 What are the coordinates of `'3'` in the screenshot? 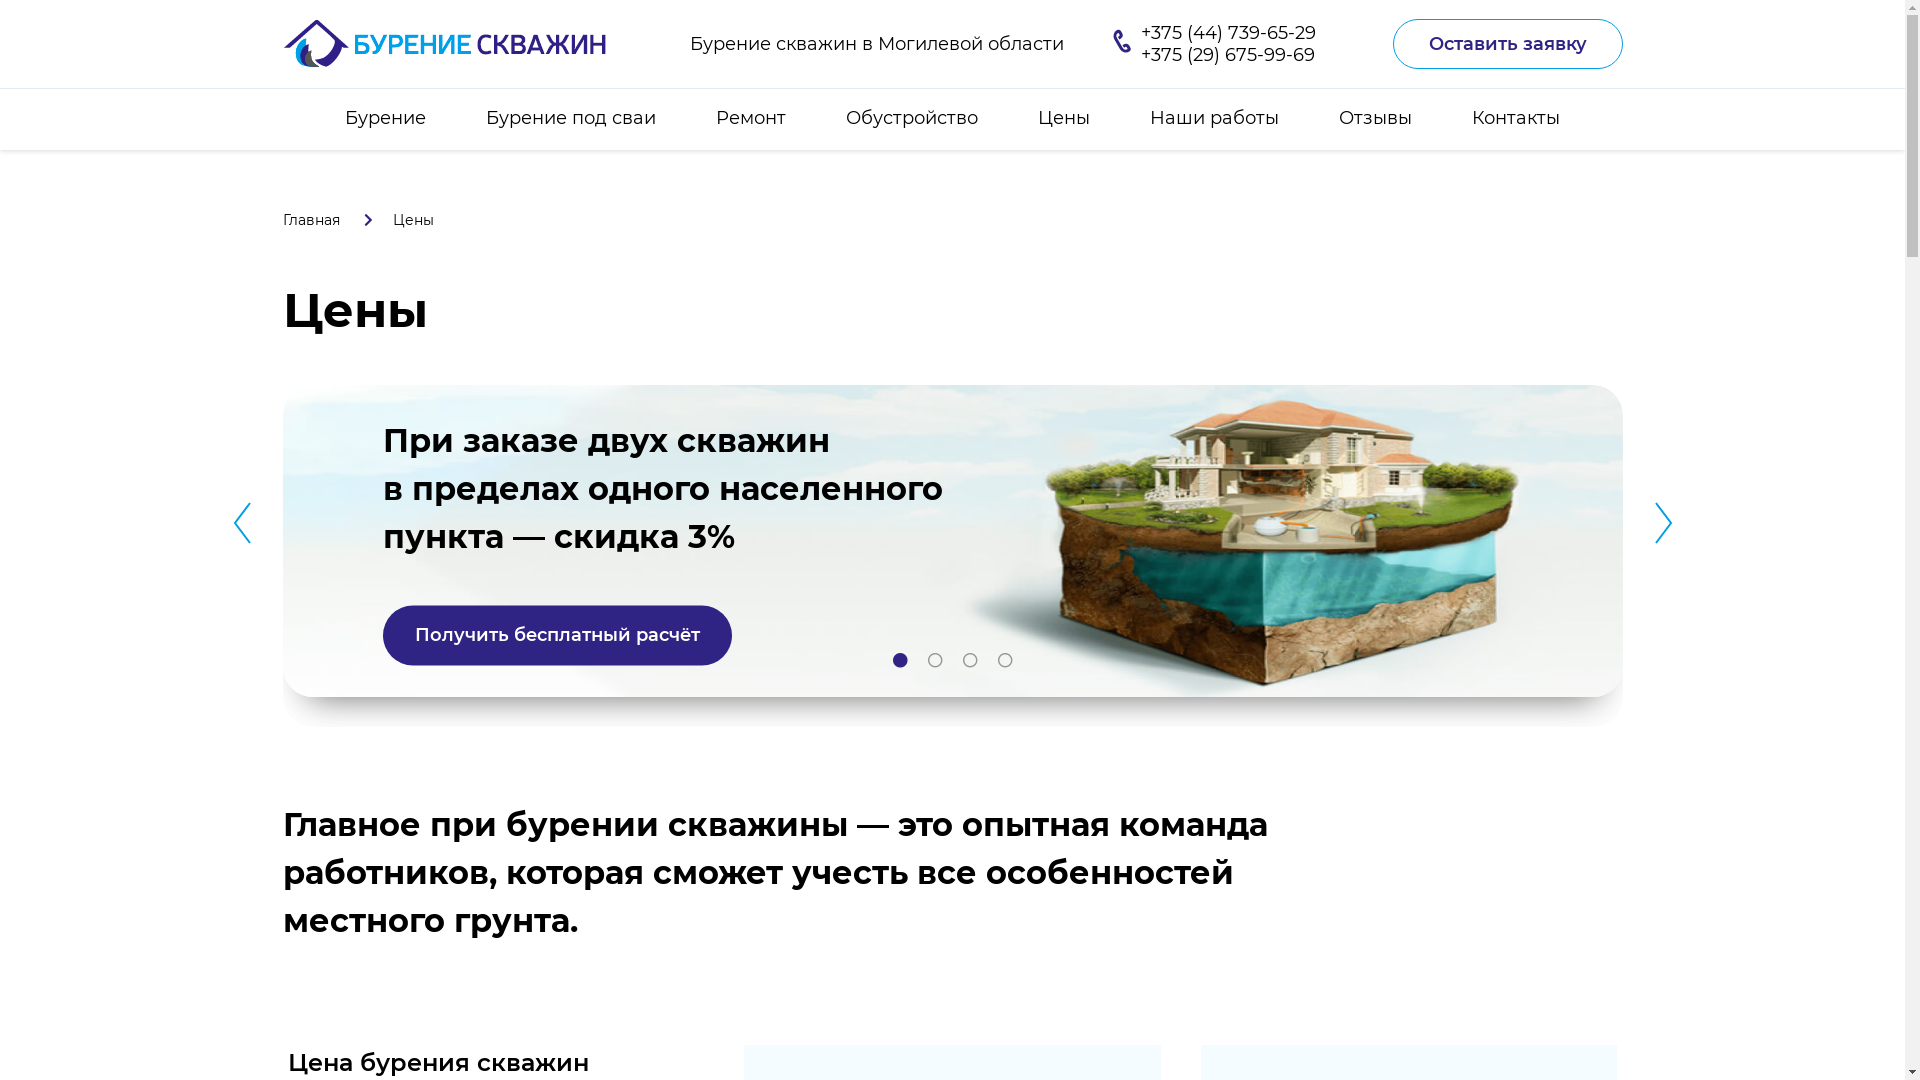 It's located at (969, 660).